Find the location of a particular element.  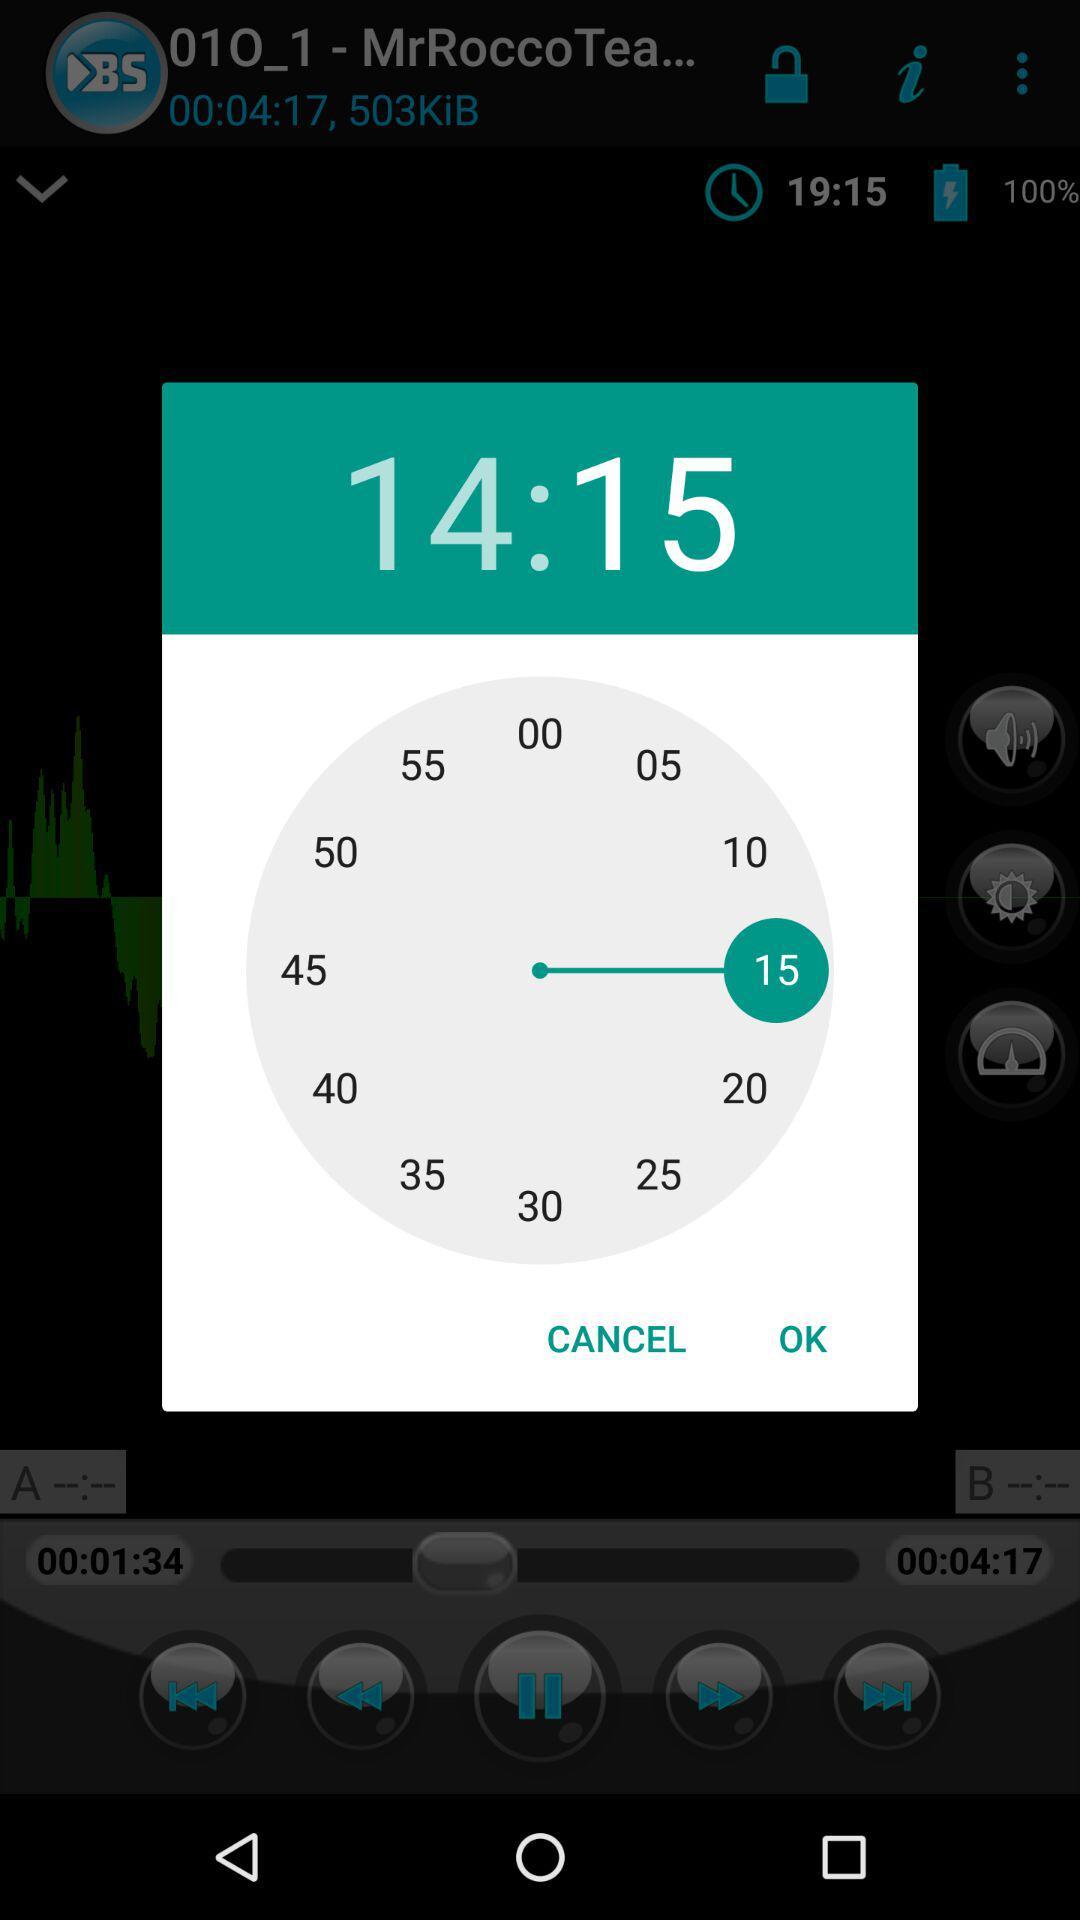

item next to the : item is located at coordinates (425, 508).